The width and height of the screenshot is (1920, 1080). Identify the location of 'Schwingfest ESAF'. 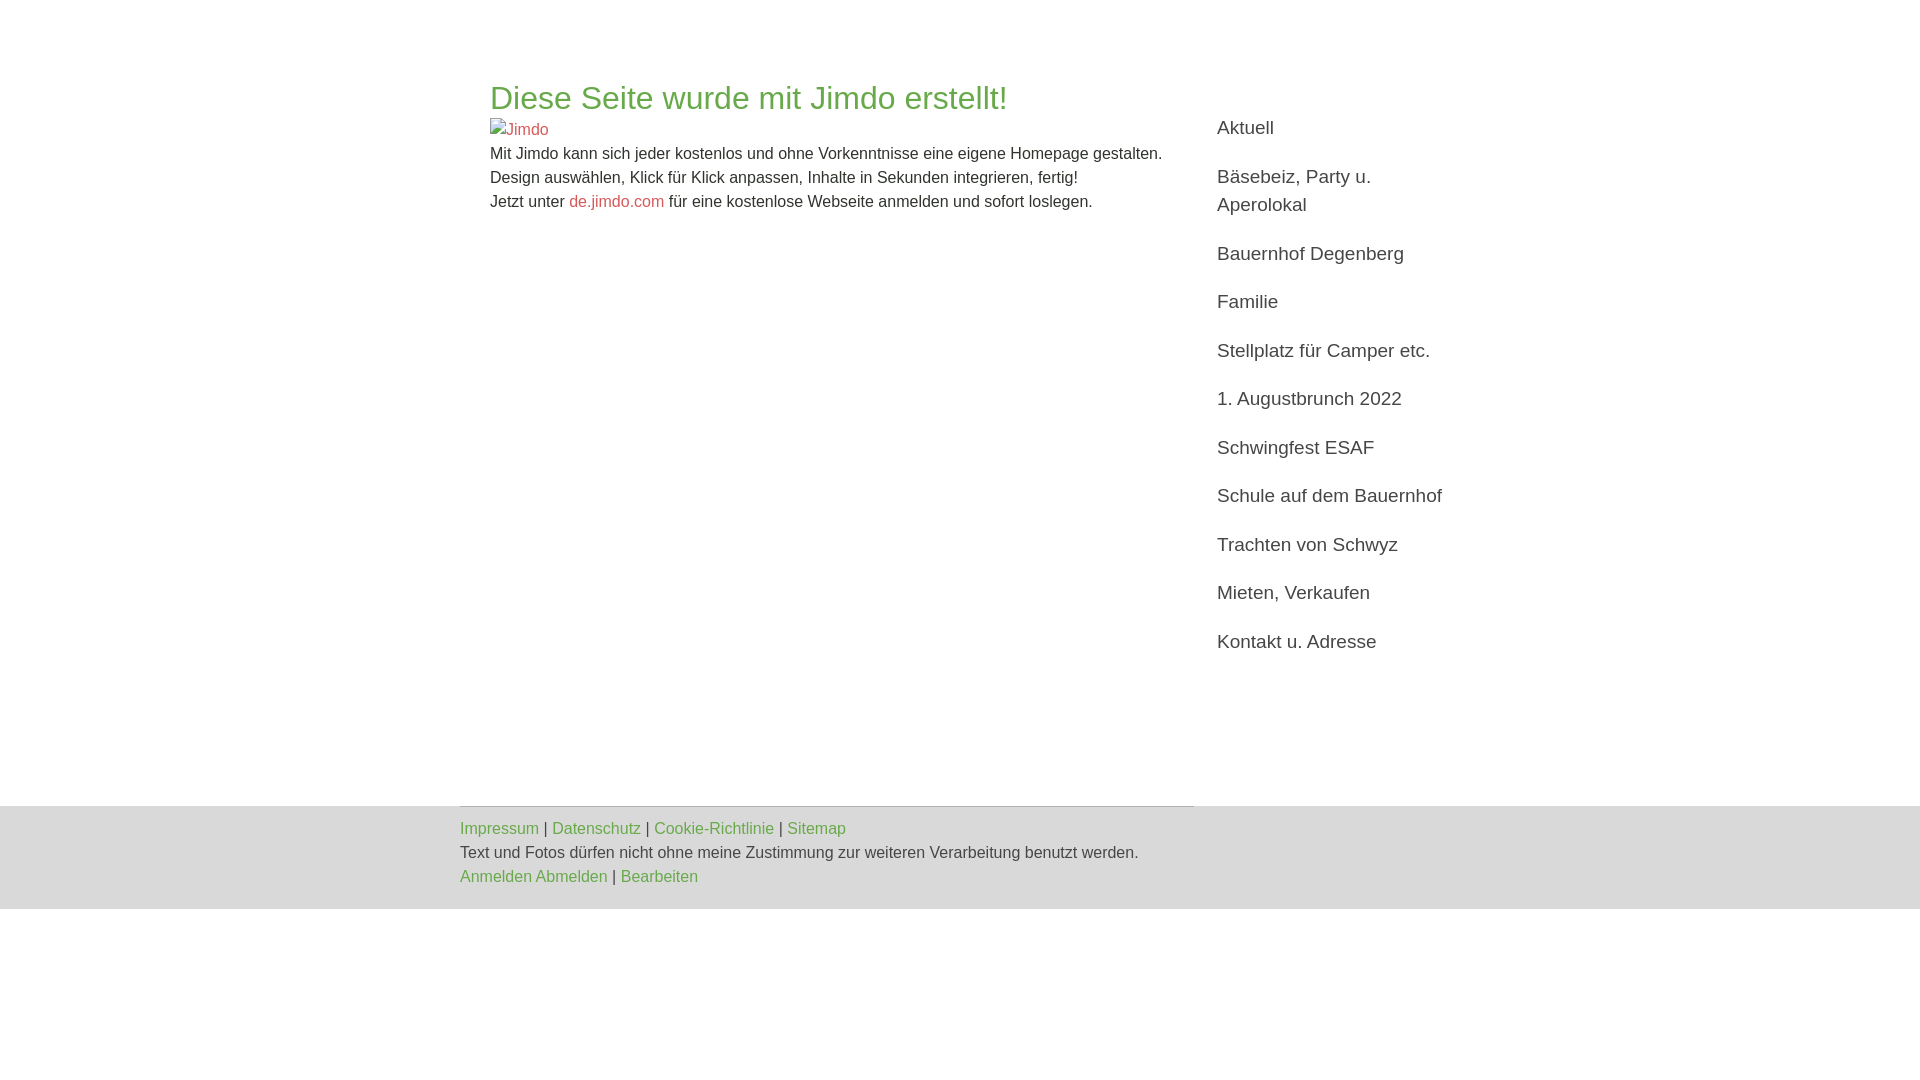
(1329, 447).